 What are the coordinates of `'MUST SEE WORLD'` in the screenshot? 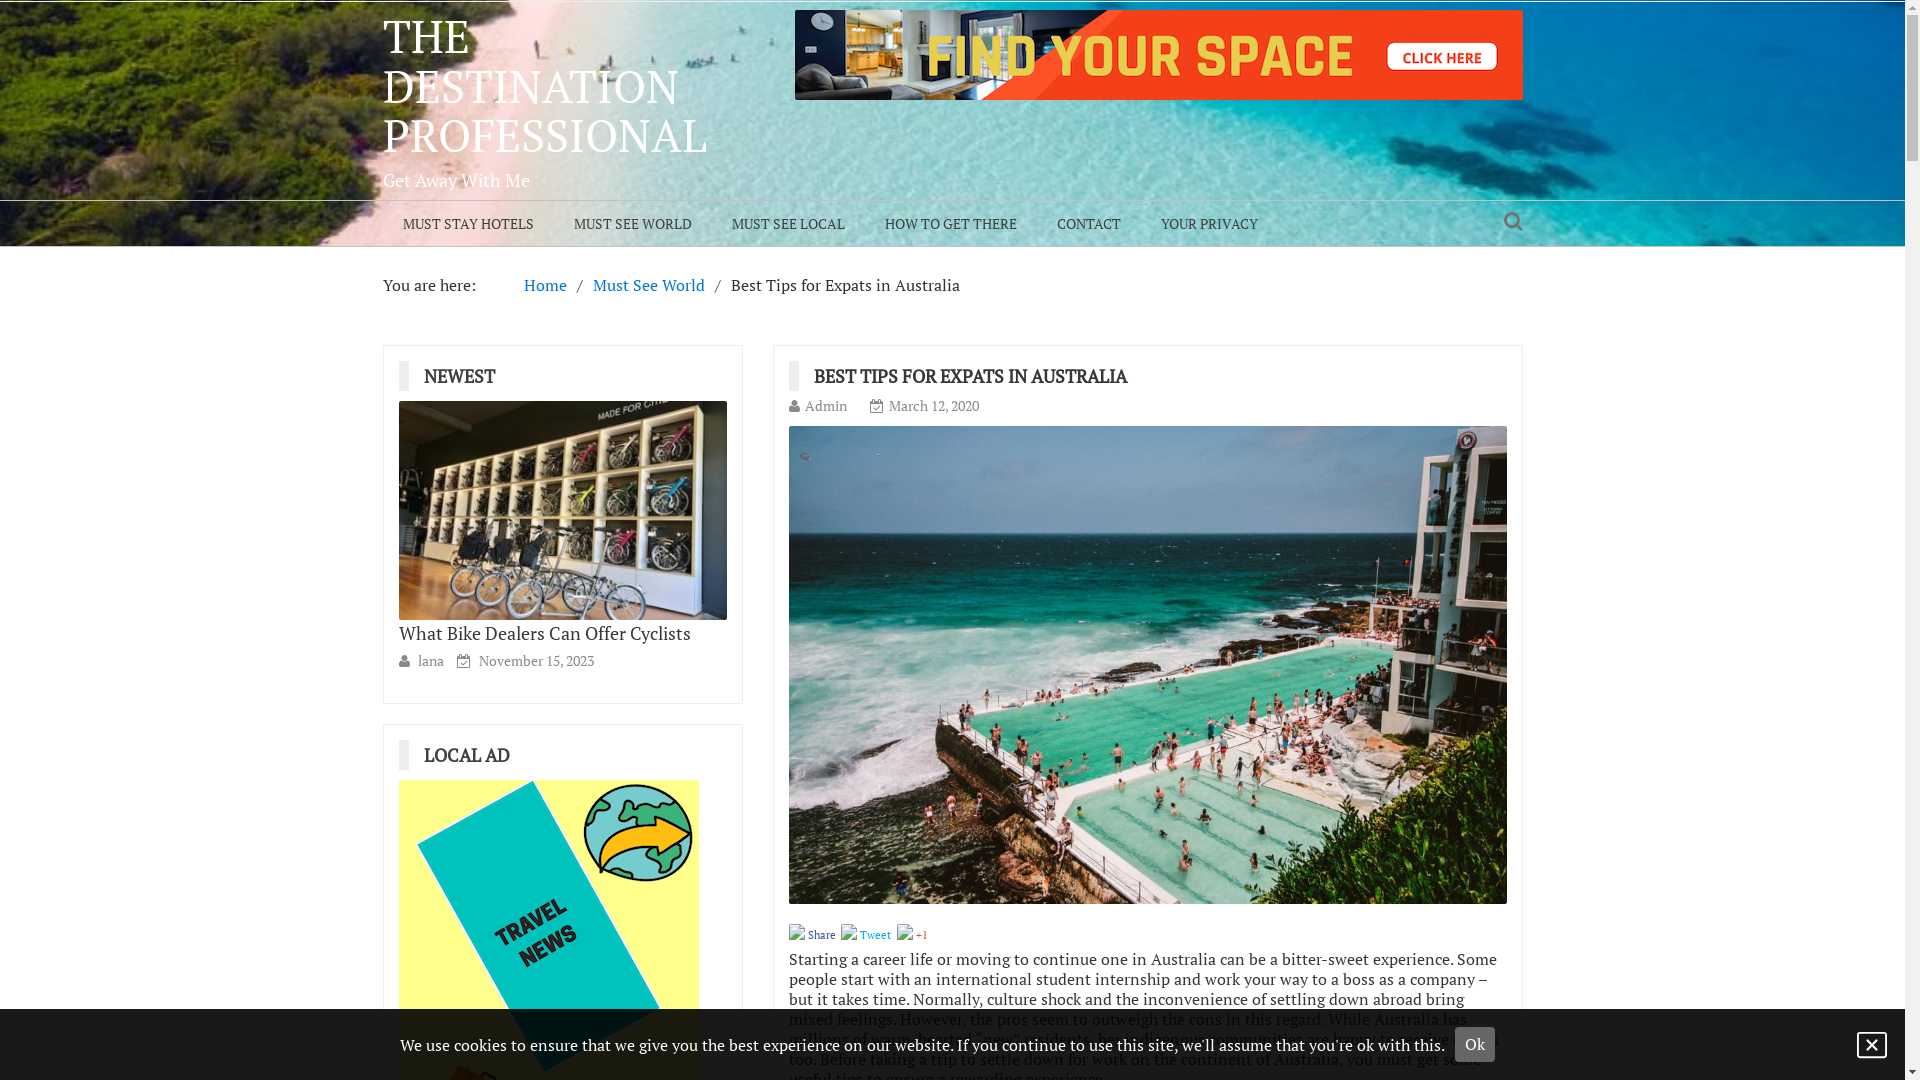 It's located at (632, 223).